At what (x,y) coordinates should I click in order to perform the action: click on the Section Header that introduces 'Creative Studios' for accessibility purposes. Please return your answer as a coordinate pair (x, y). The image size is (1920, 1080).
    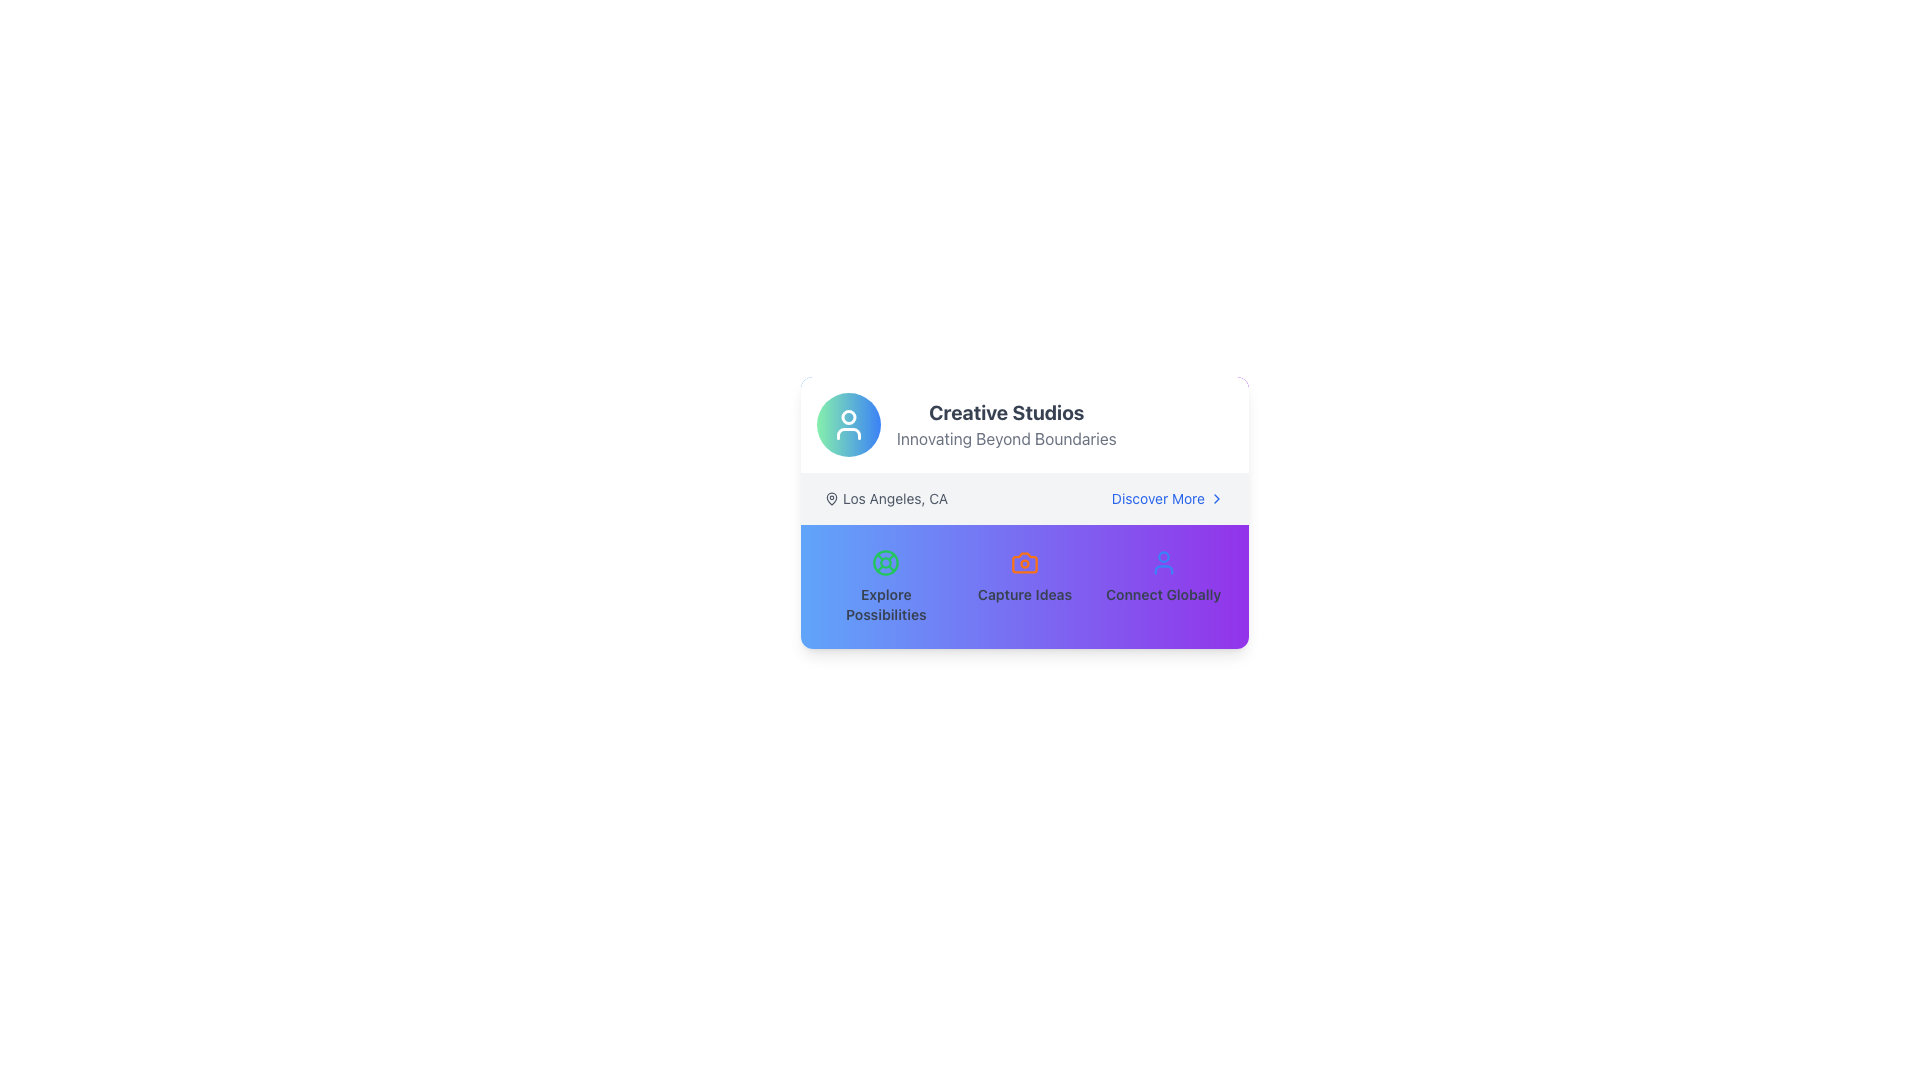
    Looking at the image, I should click on (1025, 423).